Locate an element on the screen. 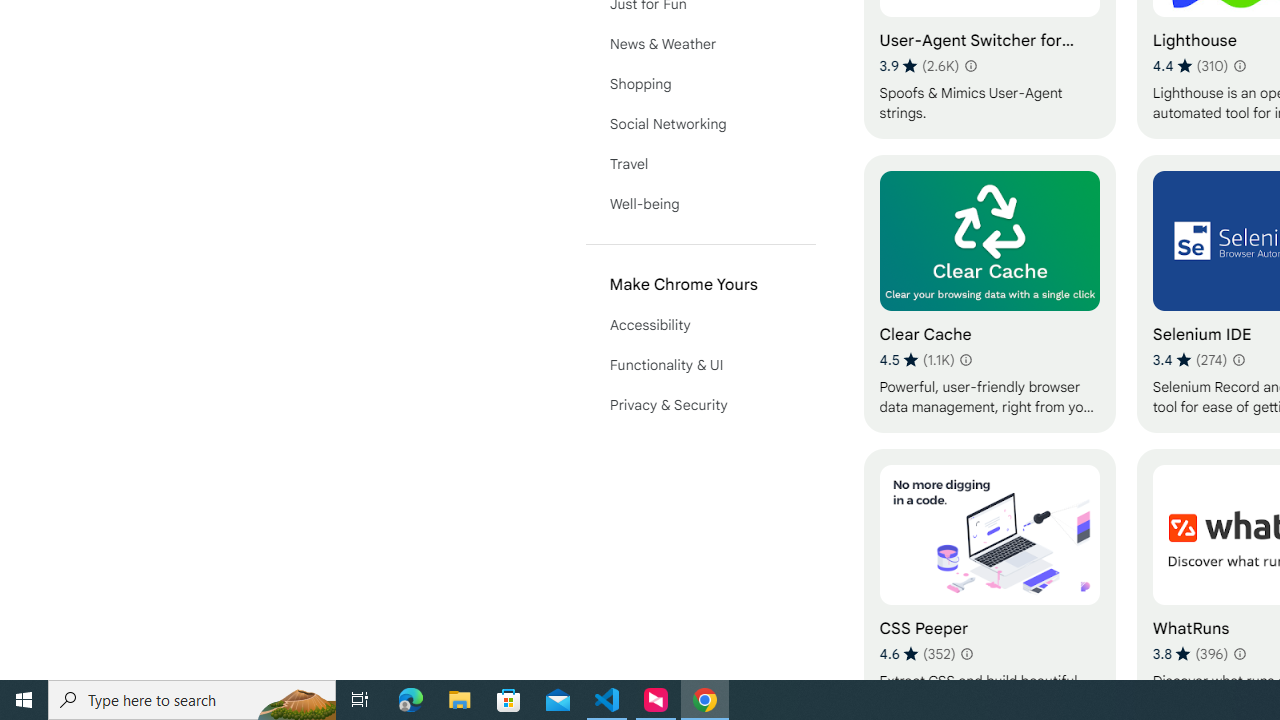  'Learn more about results and reviews "Selenium IDE"' is located at coordinates (1238, 360).